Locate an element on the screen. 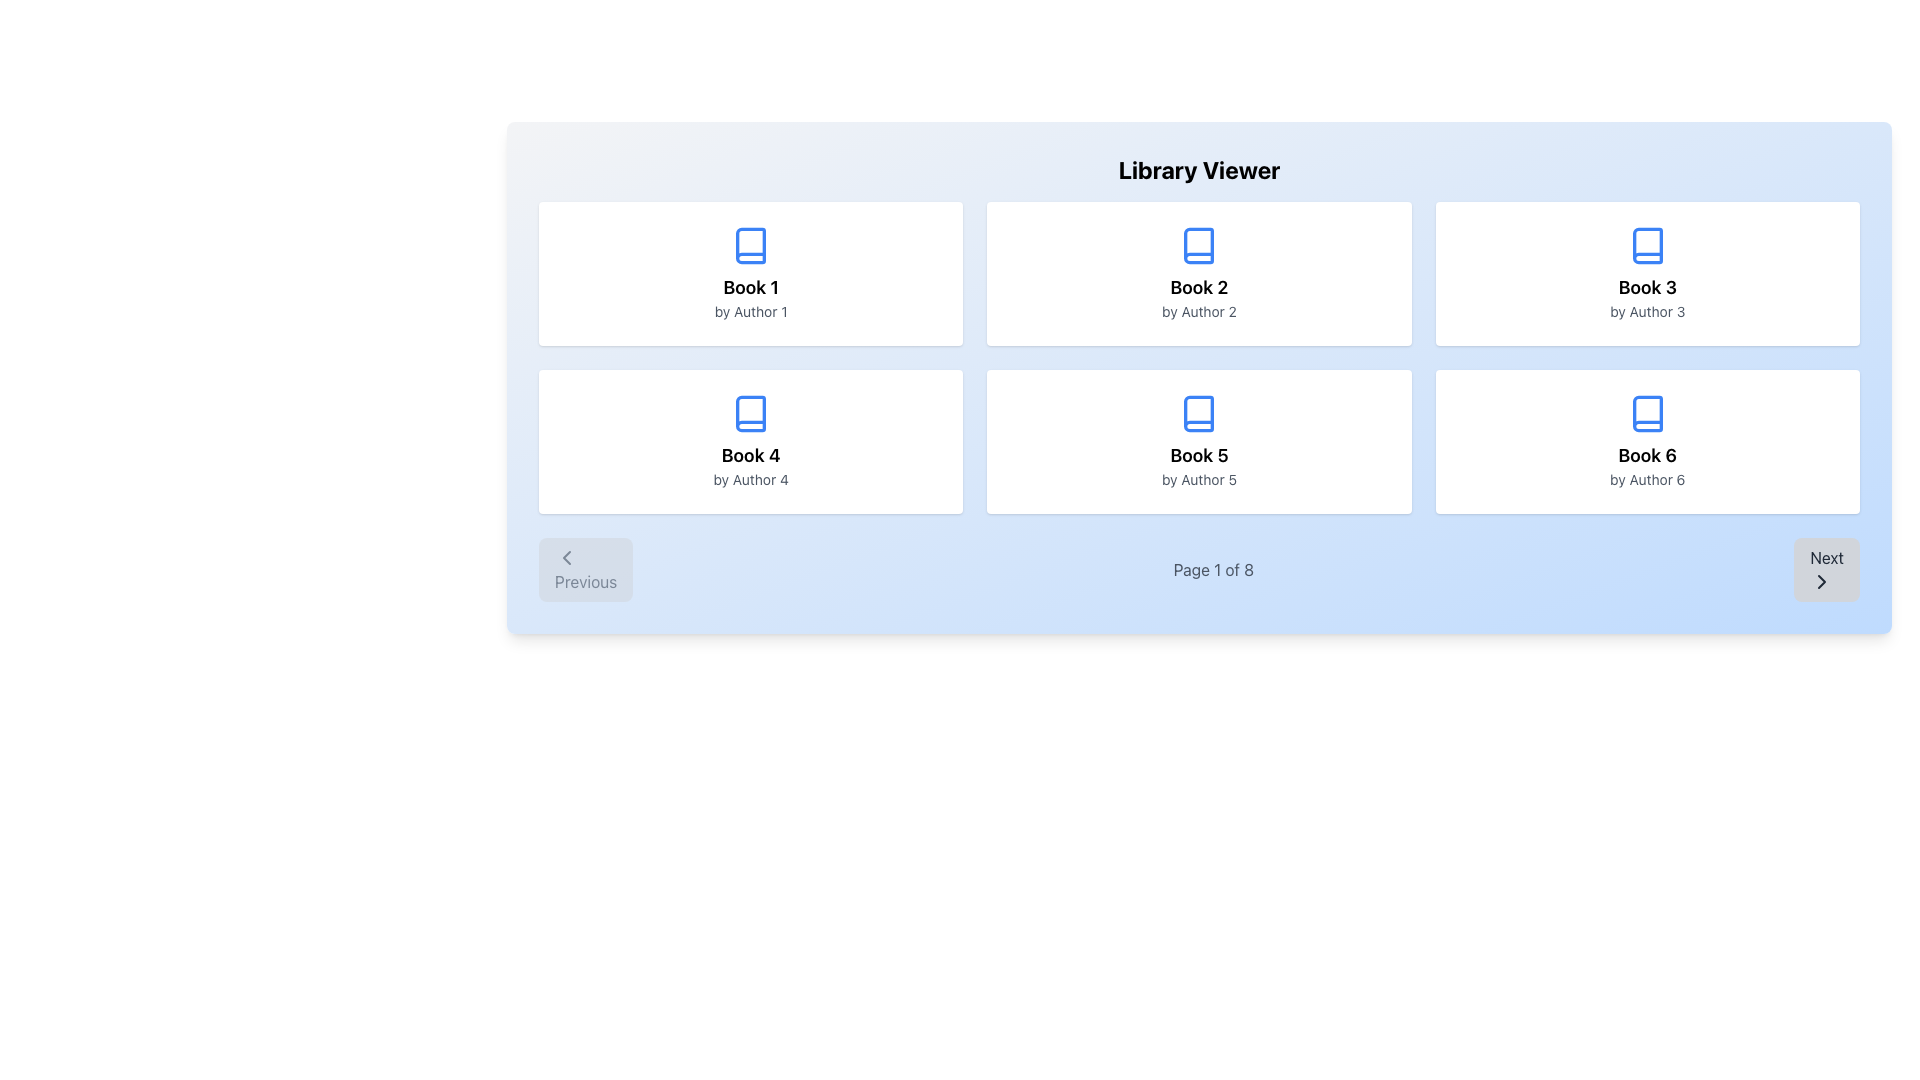  the rightward-pointing arrow icon inside the 'Next' button located at the bottom-right corner of the interface is located at coordinates (1822, 582).